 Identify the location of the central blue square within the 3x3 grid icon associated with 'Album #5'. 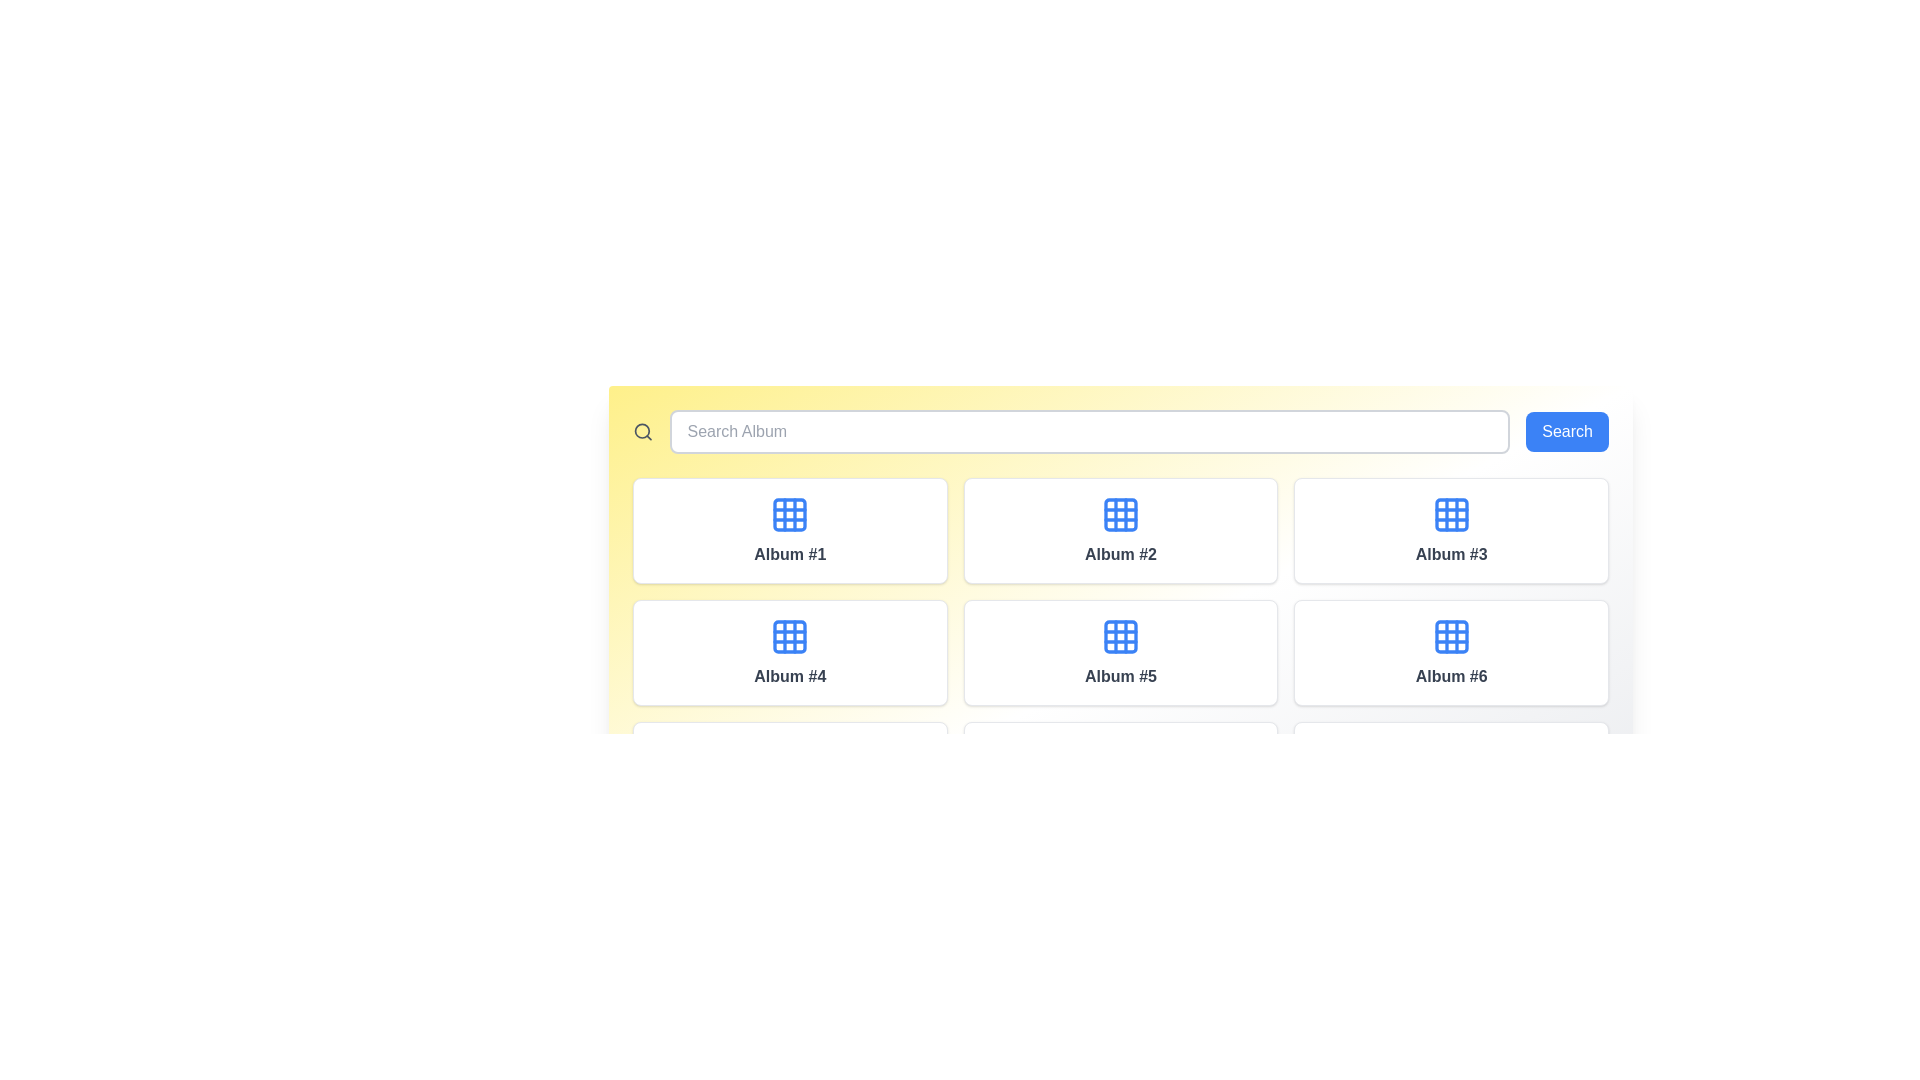
(1120, 636).